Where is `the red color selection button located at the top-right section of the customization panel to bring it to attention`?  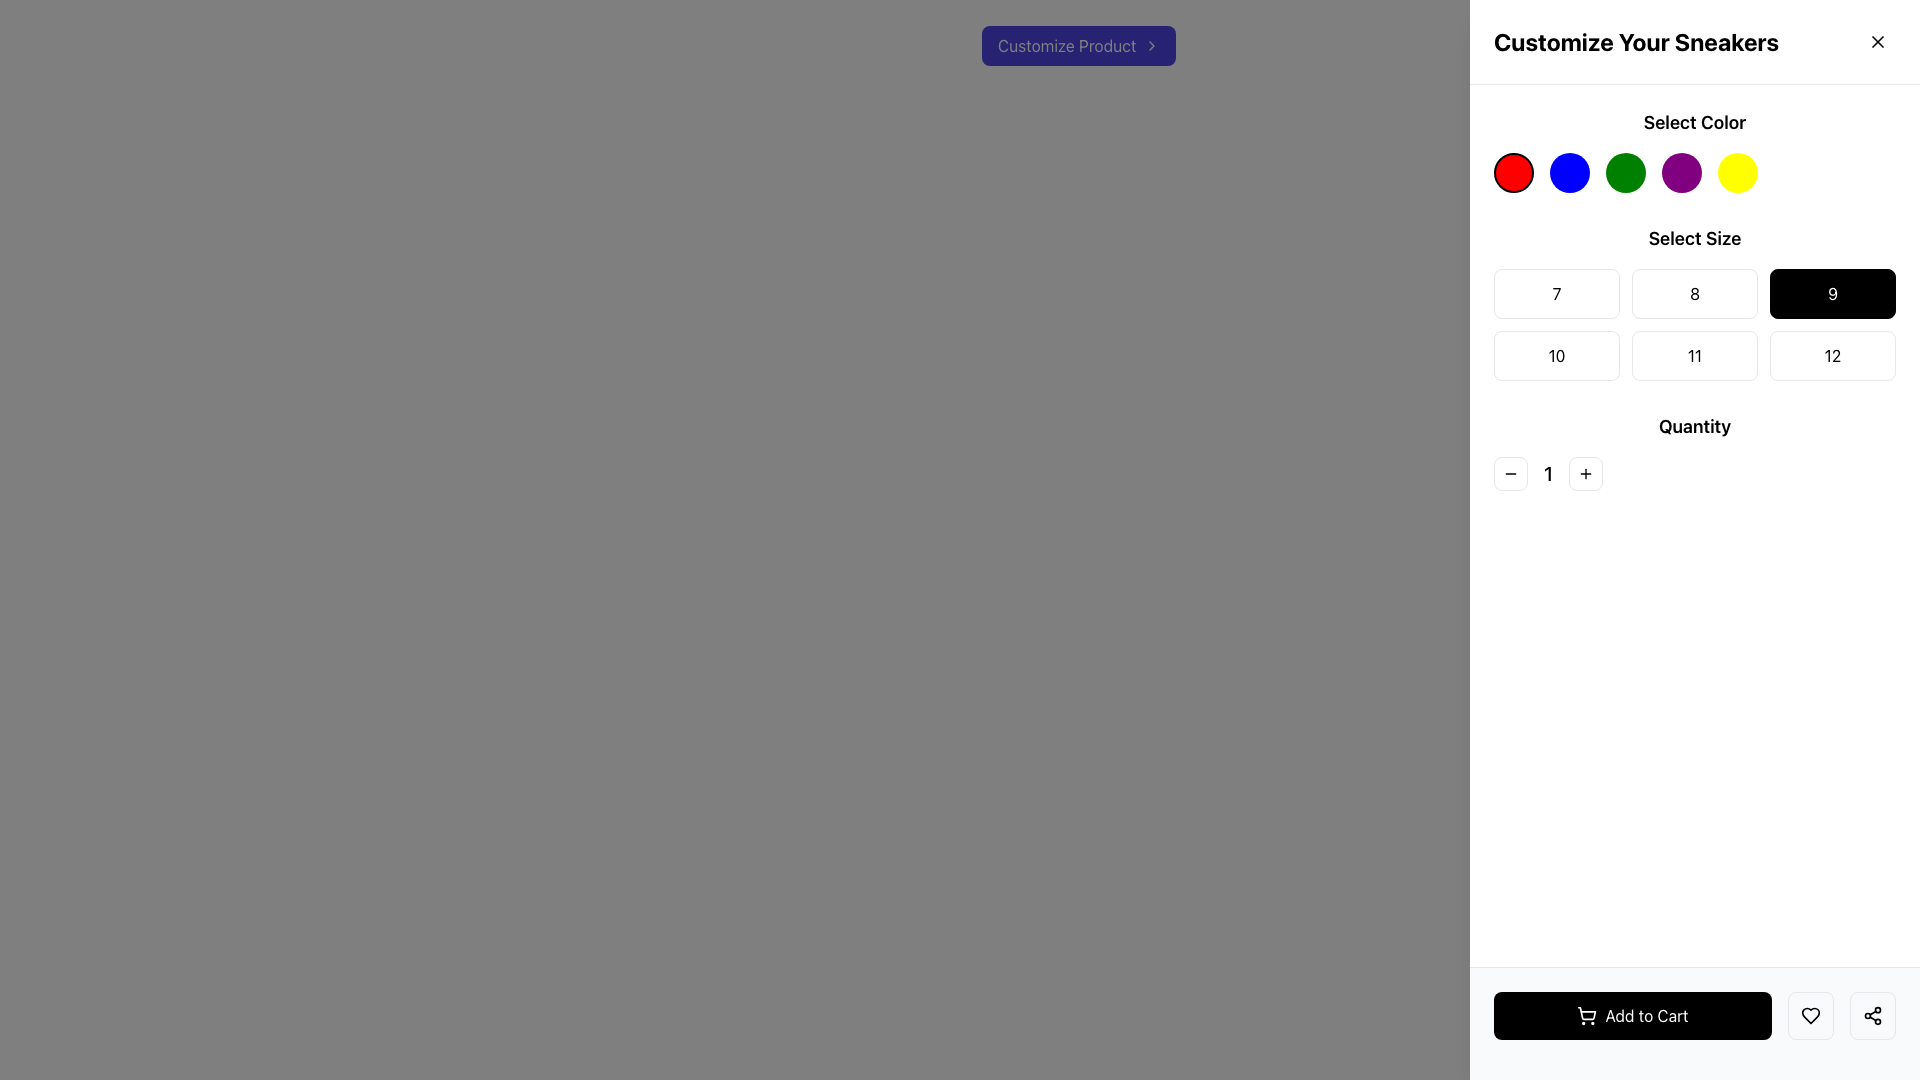 the red color selection button located at the top-right section of the customization panel to bring it to attention is located at coordinates (1513, 172).